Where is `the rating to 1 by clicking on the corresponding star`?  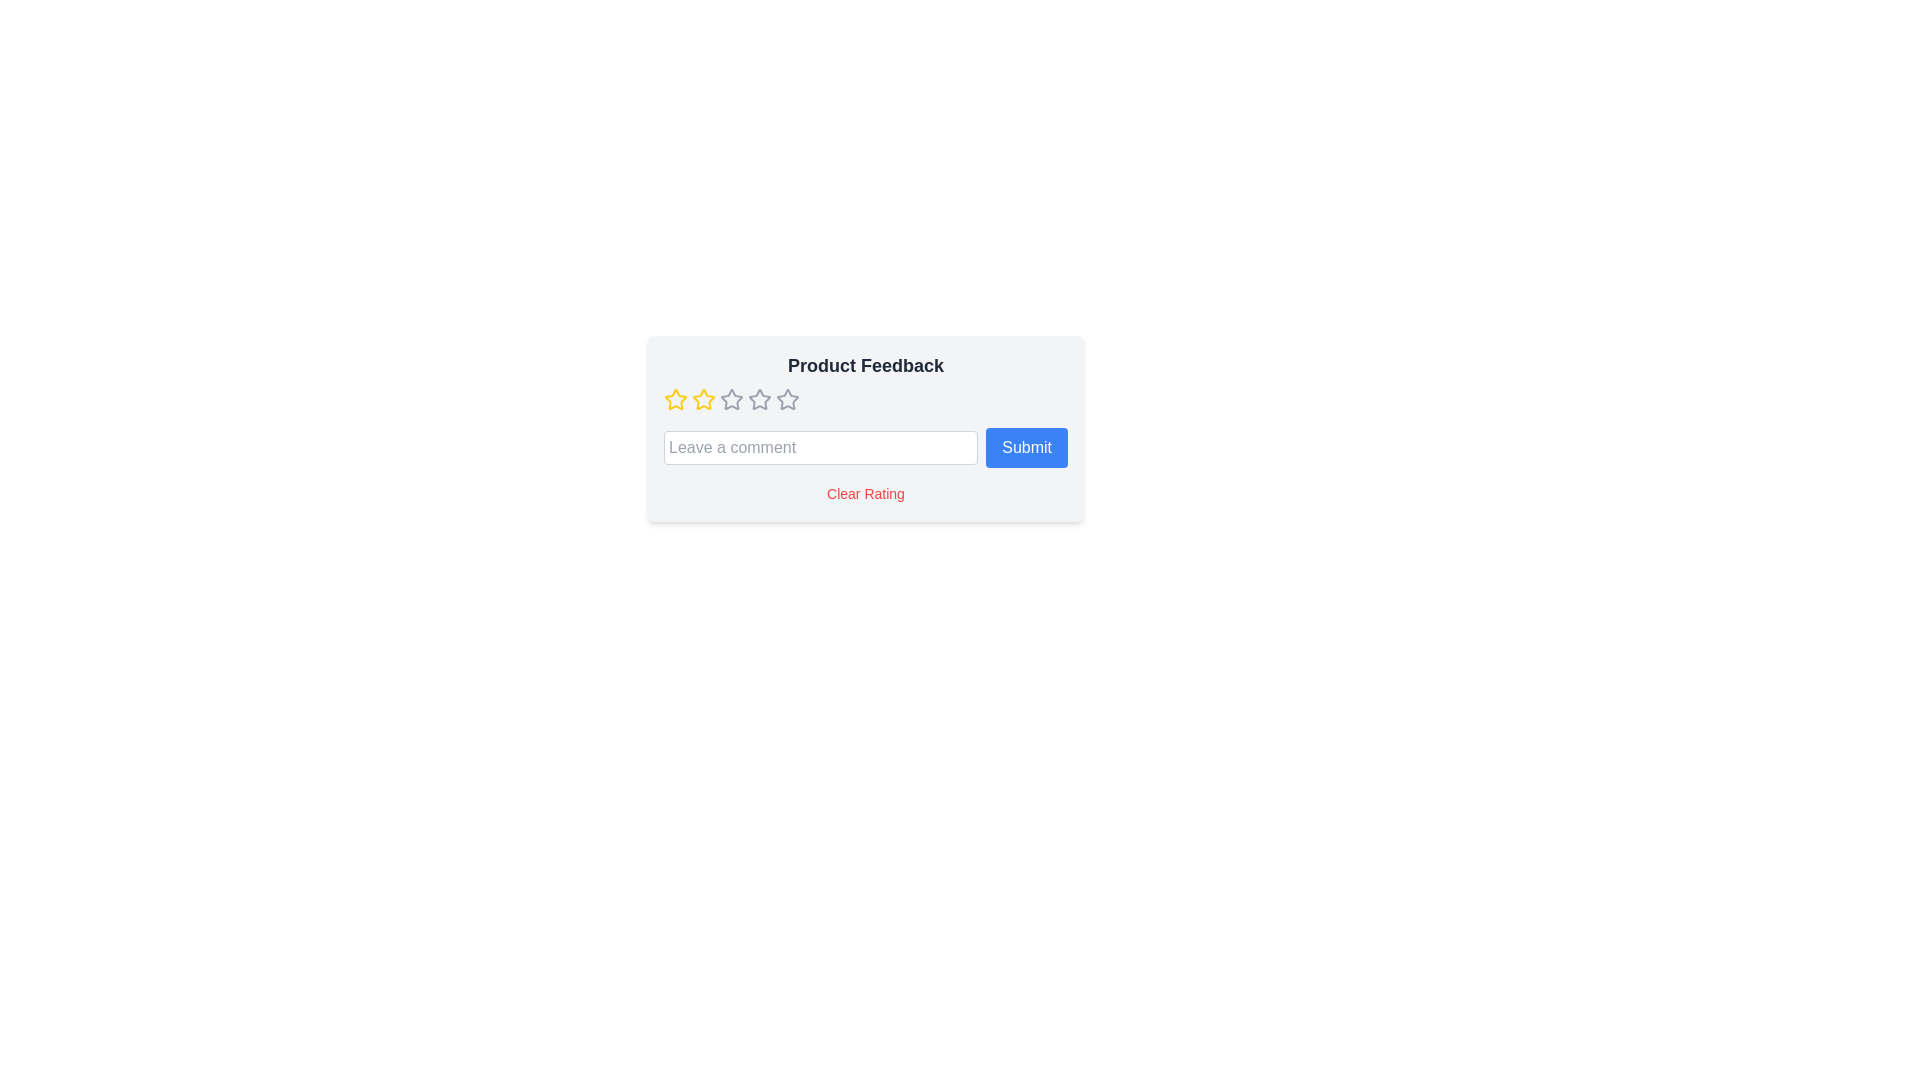 the rating to 1 by clicking on the corresponding star is located at coordinates (676, 400).